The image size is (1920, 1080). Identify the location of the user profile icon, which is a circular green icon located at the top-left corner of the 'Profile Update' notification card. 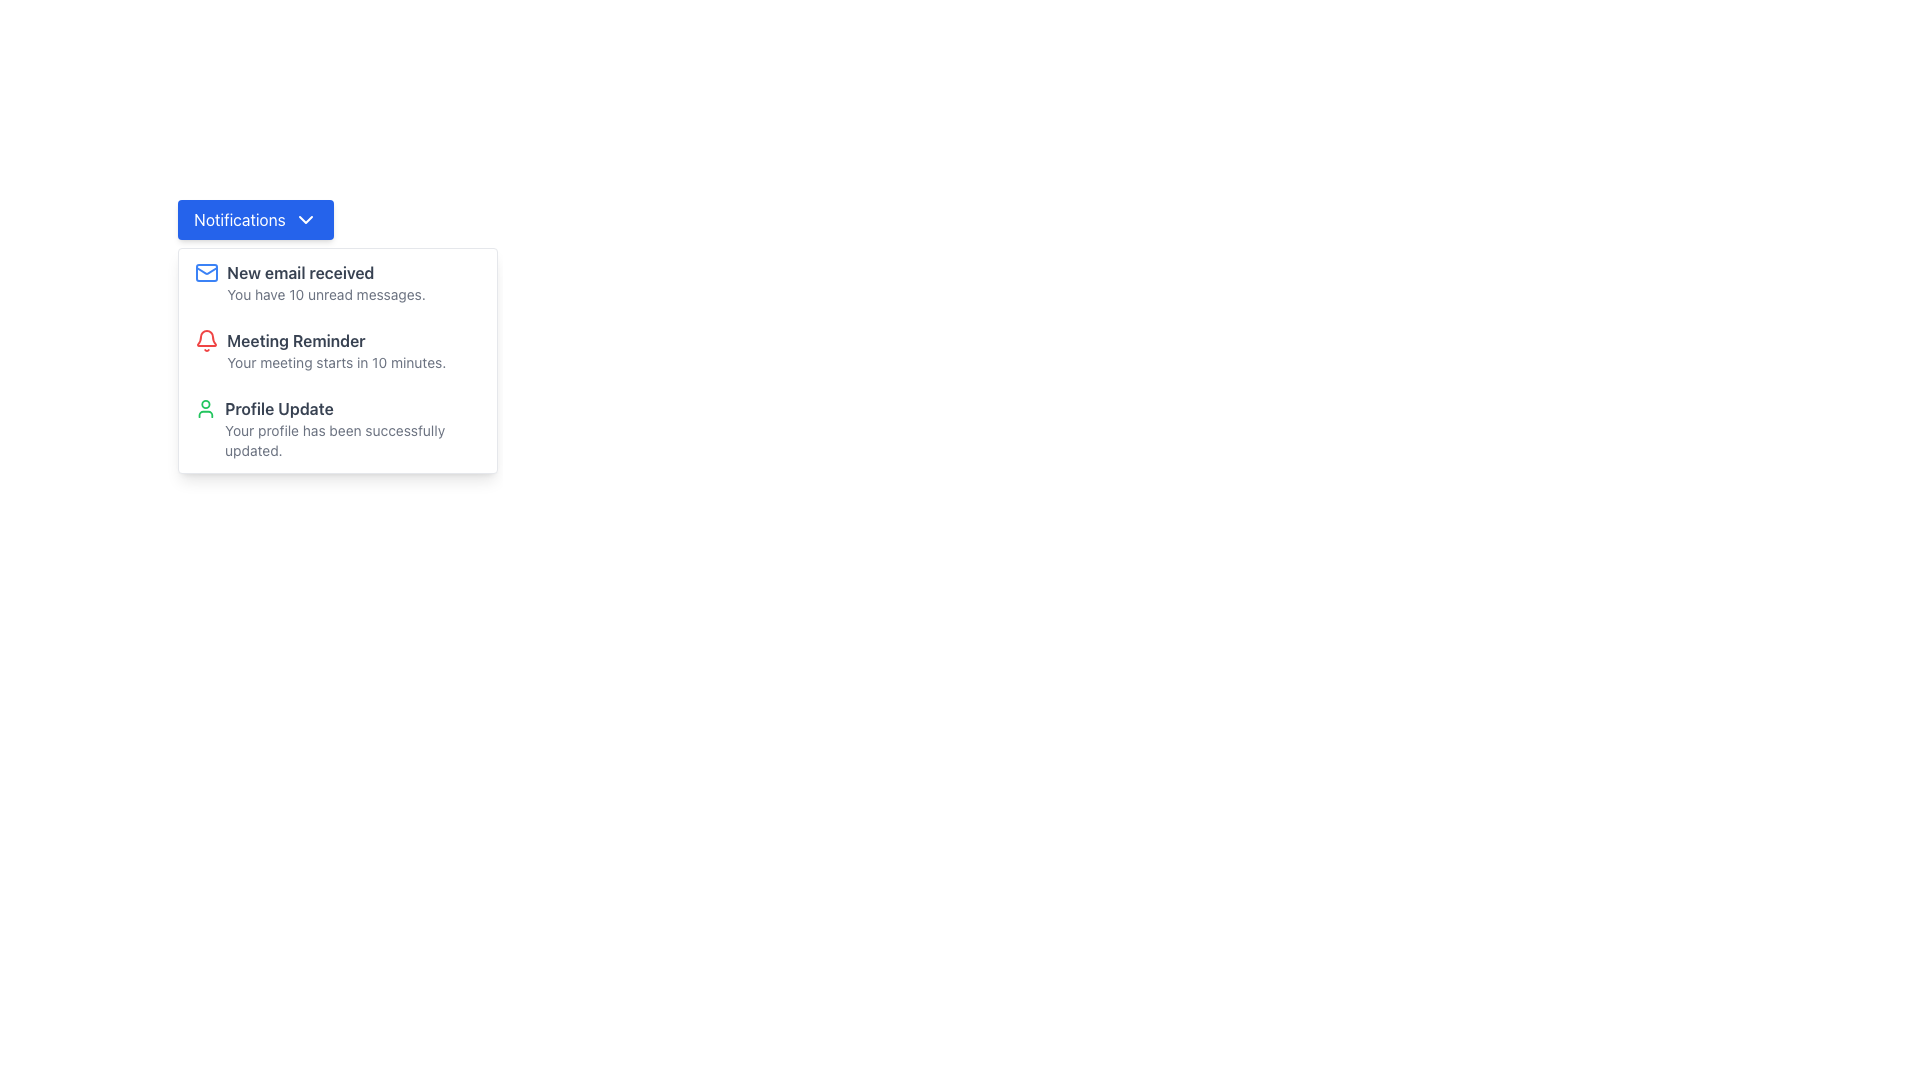
(206, 407).